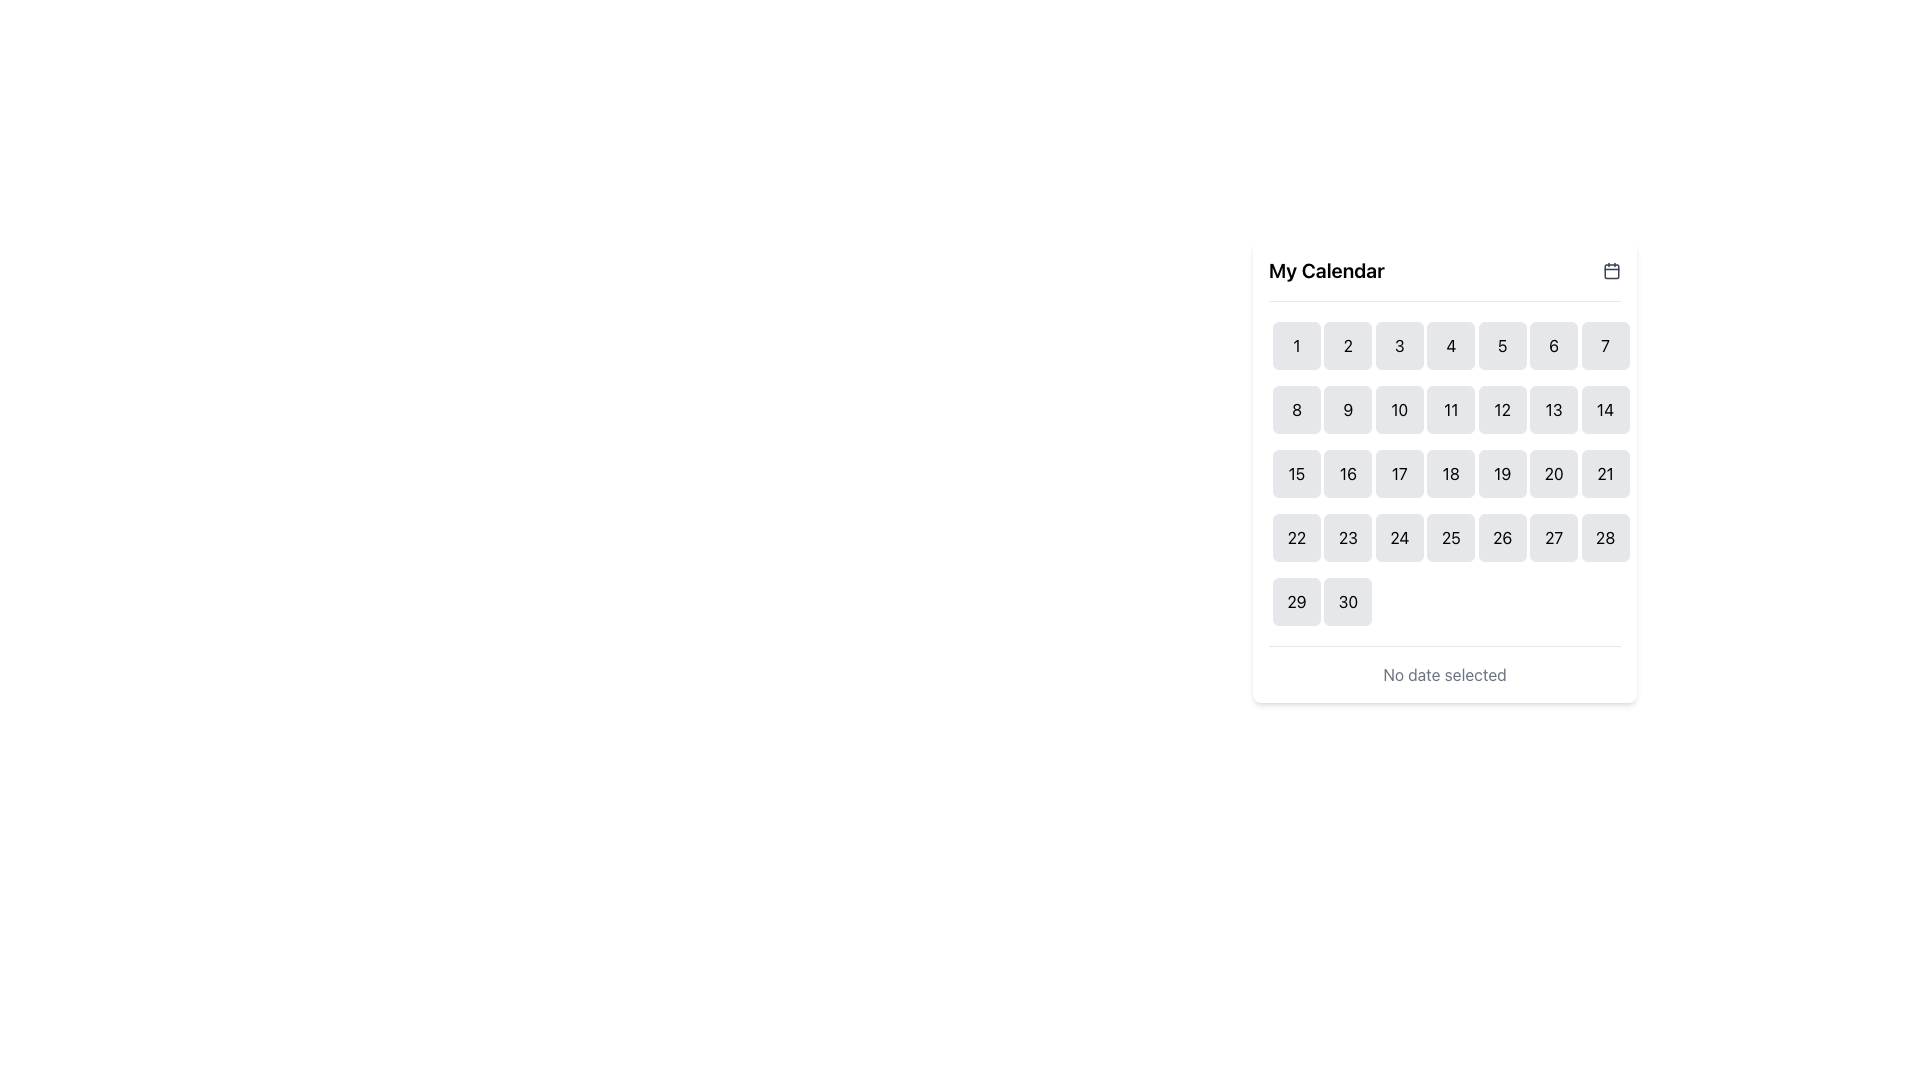 The height and width of the screenshot is (1080, 1920). What do you see at coordinates (1296, 474) in the screenshot?
I see `the square button with rounded corners, light gray background, and black number '15'` at bounding box center [1296, 474].